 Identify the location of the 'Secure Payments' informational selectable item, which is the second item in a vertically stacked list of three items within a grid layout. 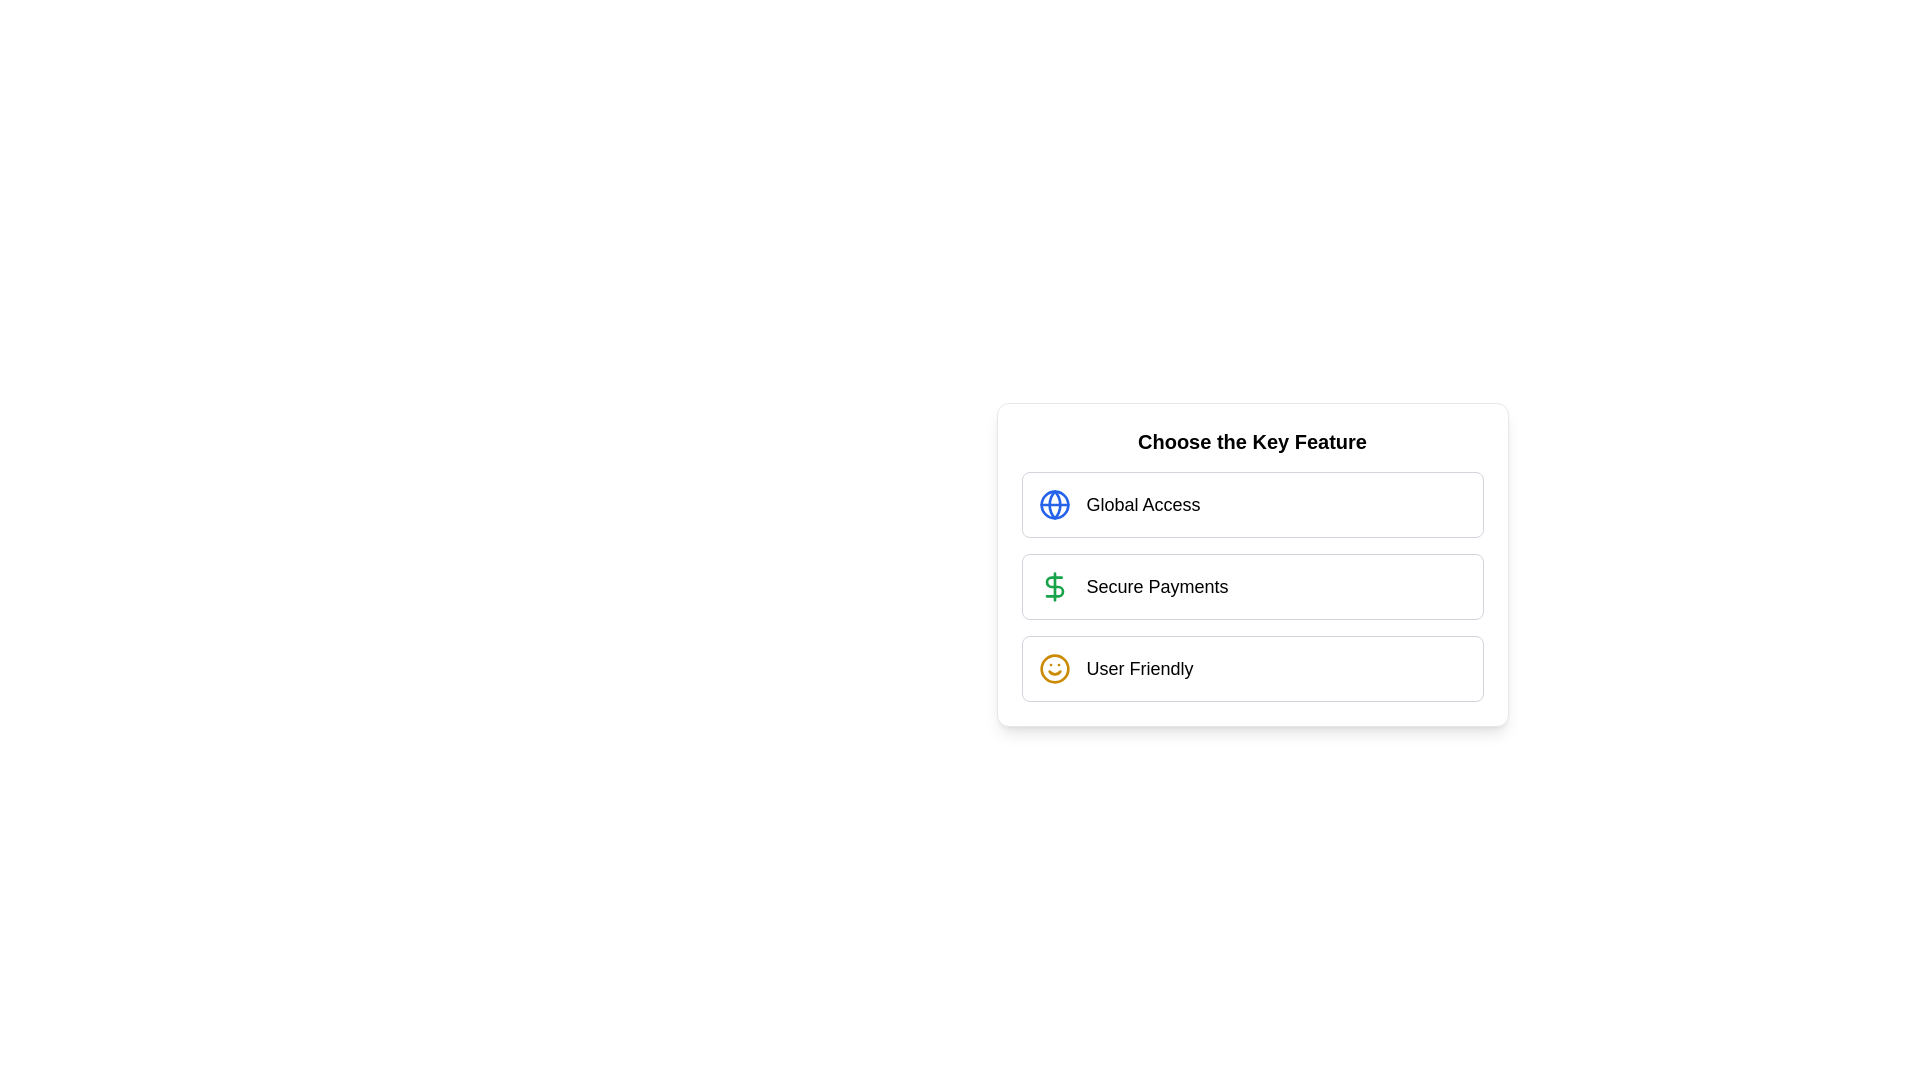
(1251, 585).